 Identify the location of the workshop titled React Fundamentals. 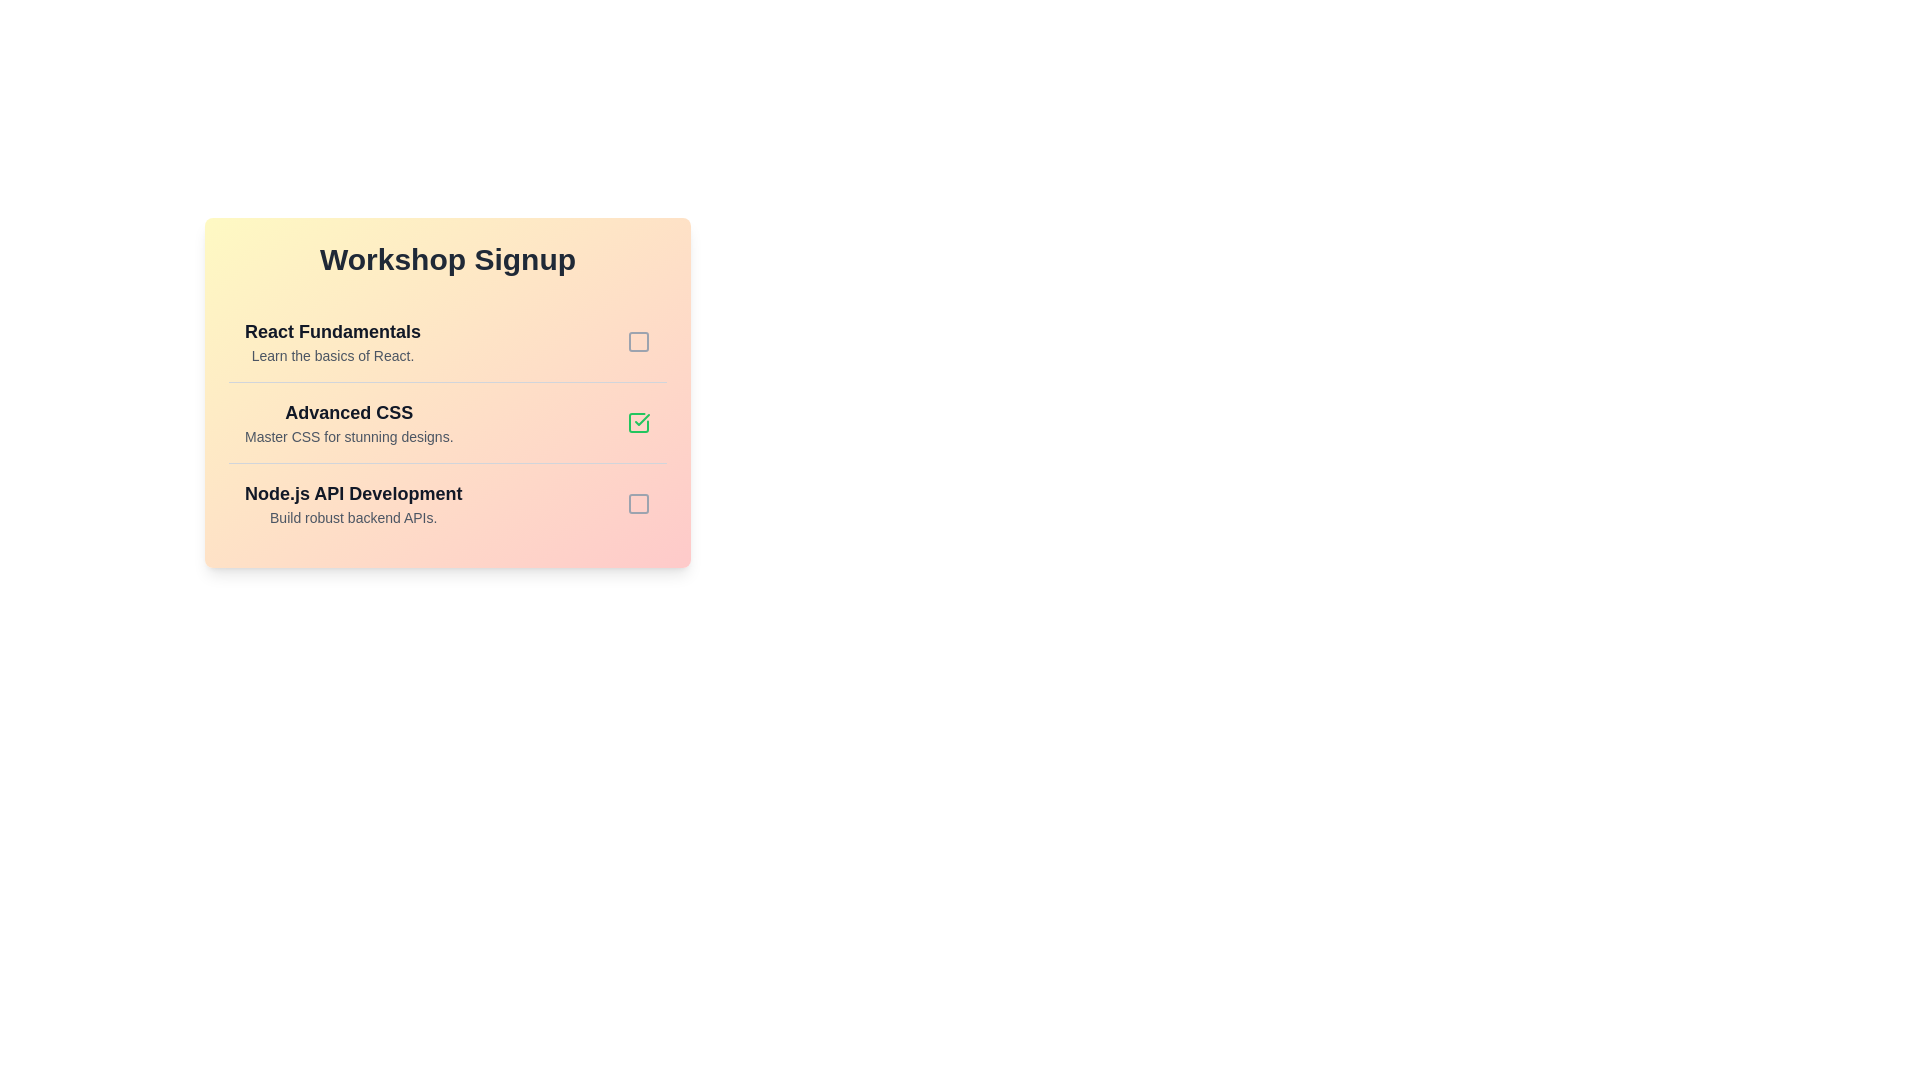
(332, 341).